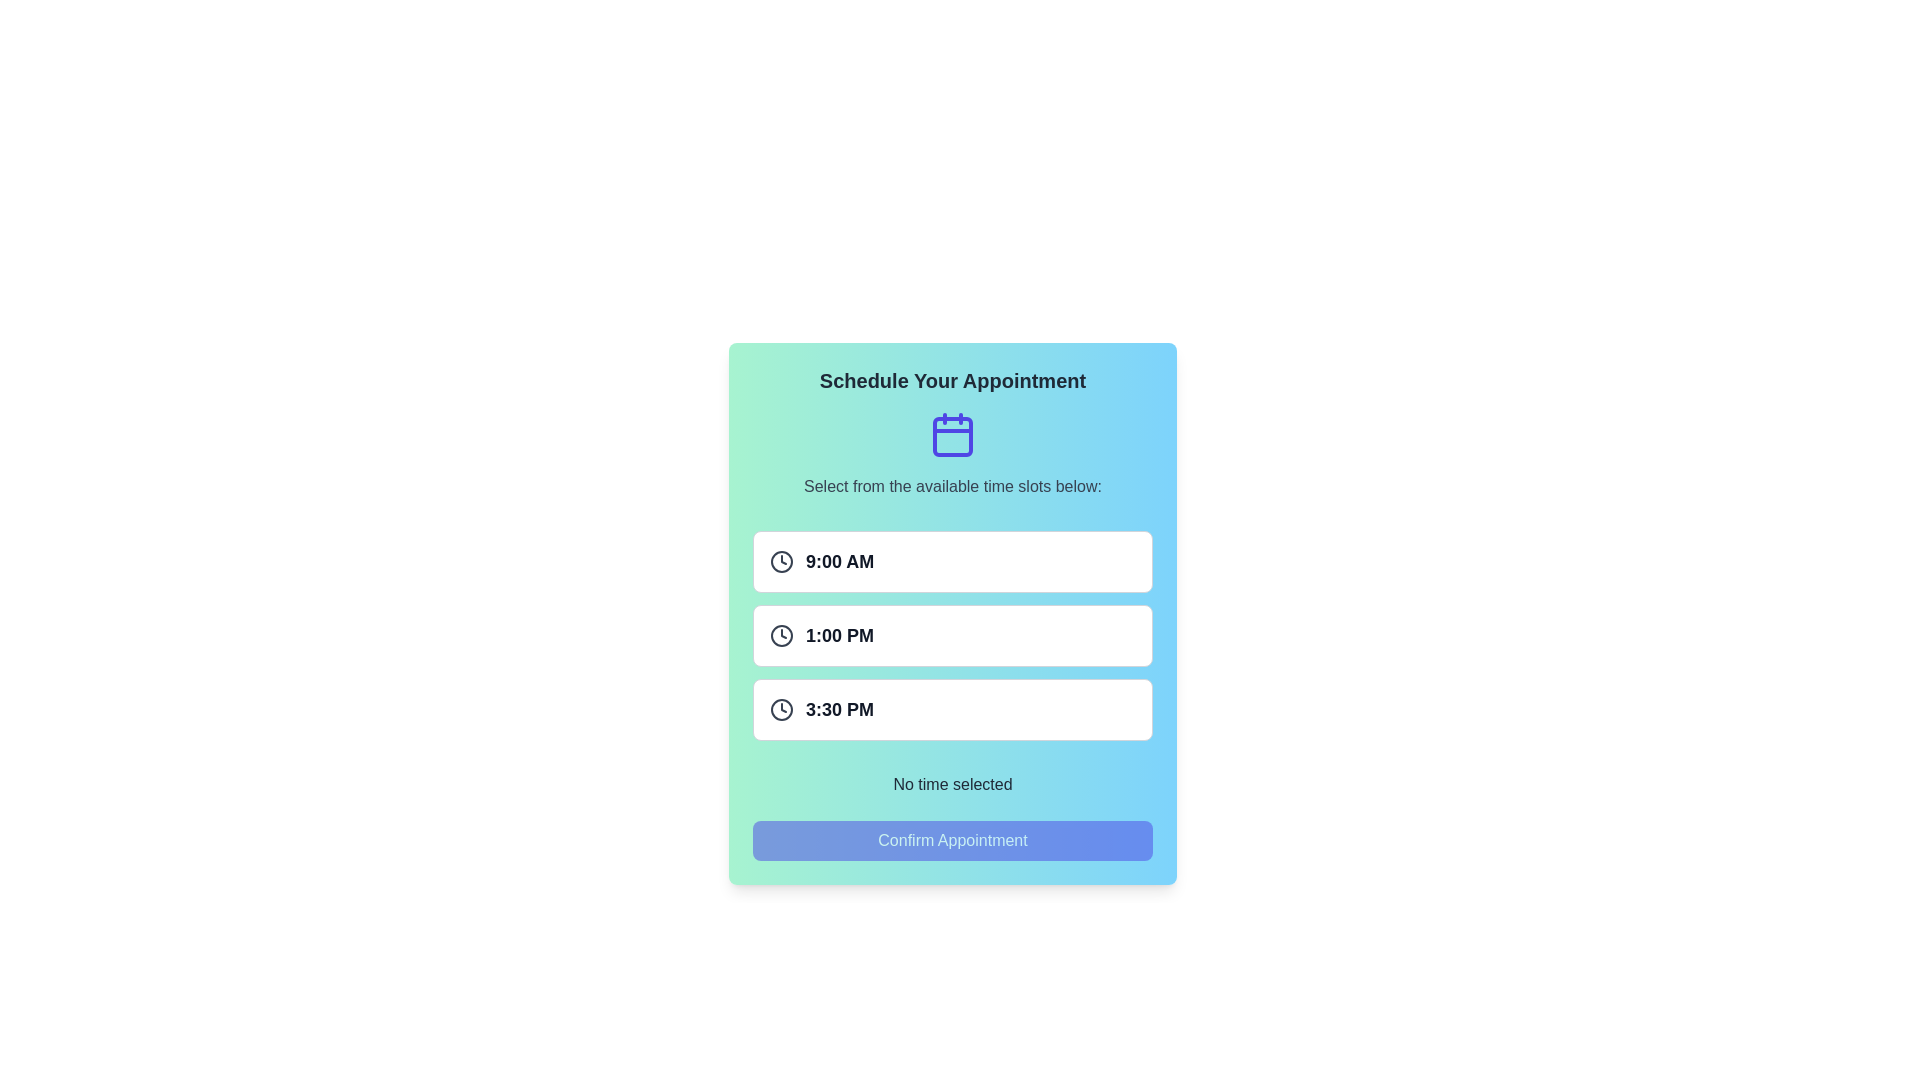 The image size is (1920, 1080). What do you see at coordinates (952, 435) in the screenshot?
I see `the Decorative Rectangle within the SVG Calendar Icon, which is centrally positioned and contributes to the overall design of the icon` at bounding box center [952, 435].